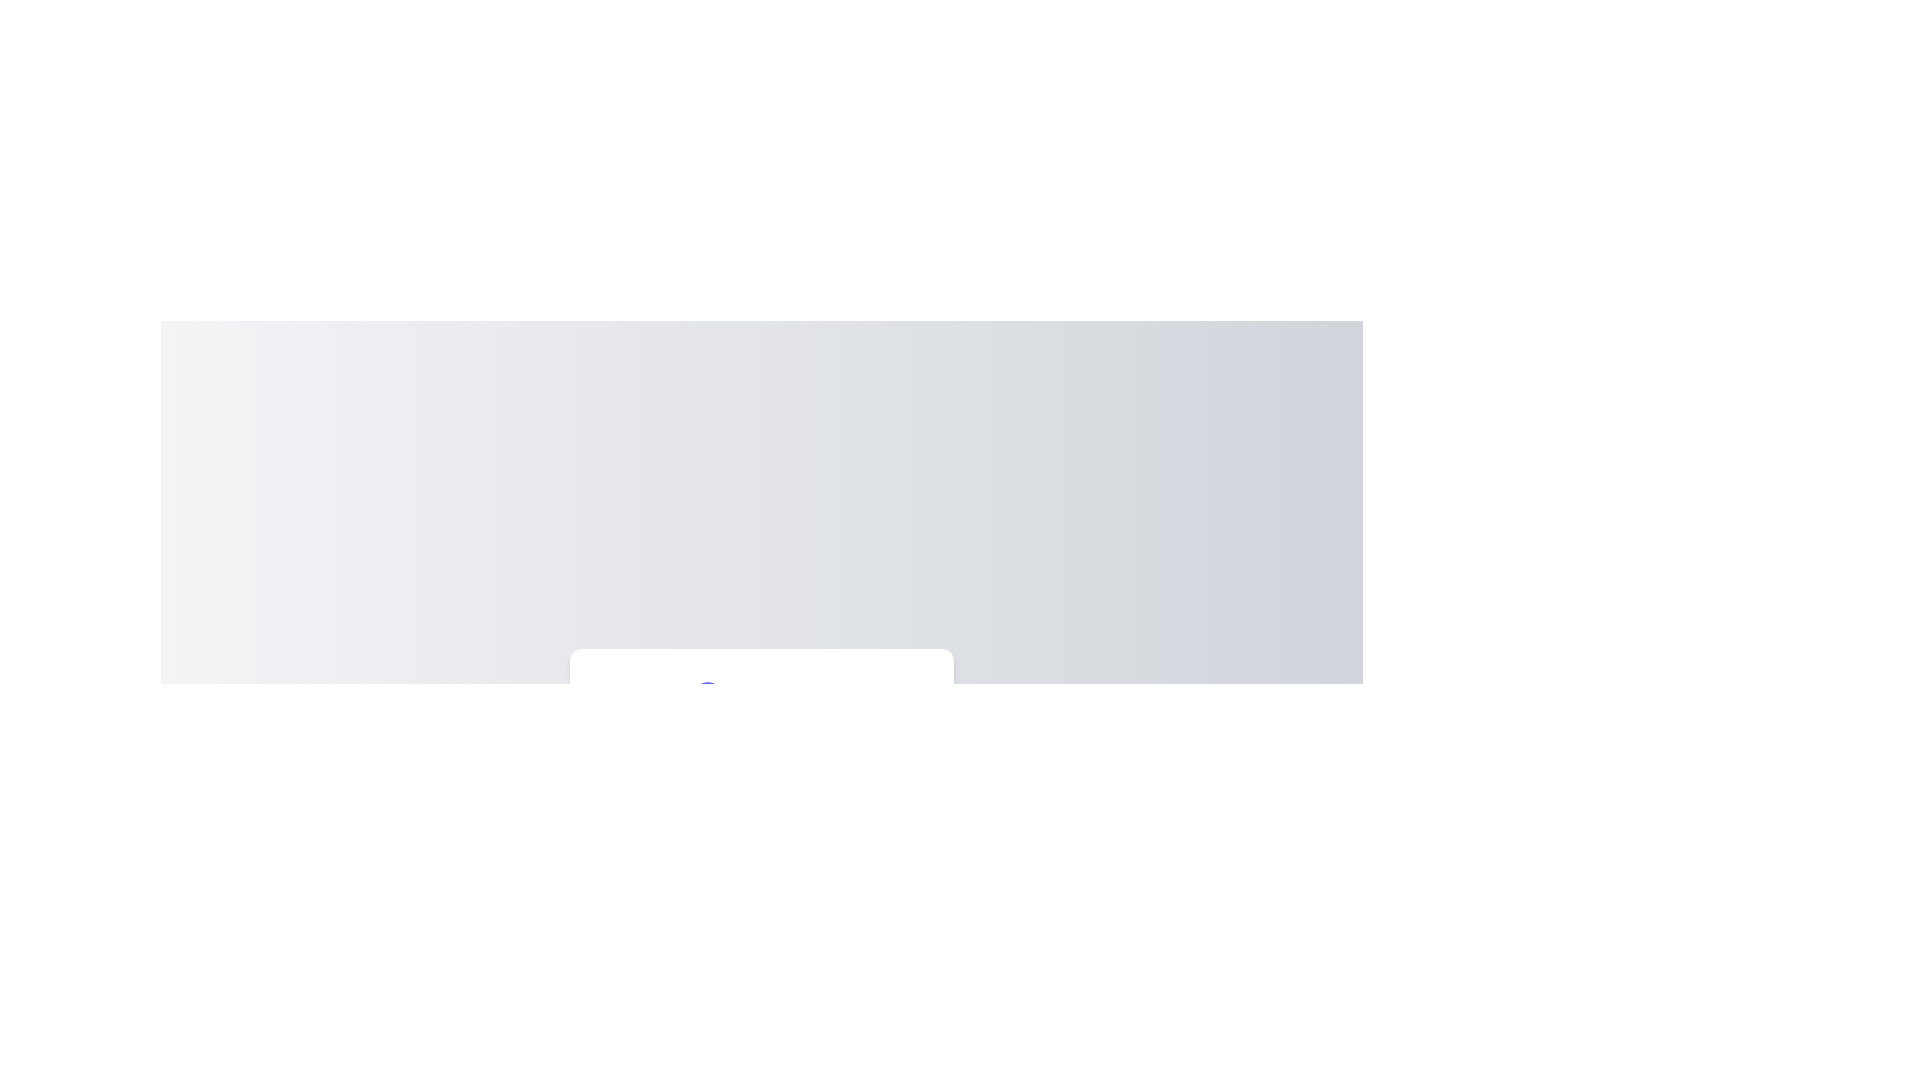  What do you see at coordinates (657, 813) in the screenshot?
I see `the slider to set the color intensity to 11` at bounding box center [657, 813].